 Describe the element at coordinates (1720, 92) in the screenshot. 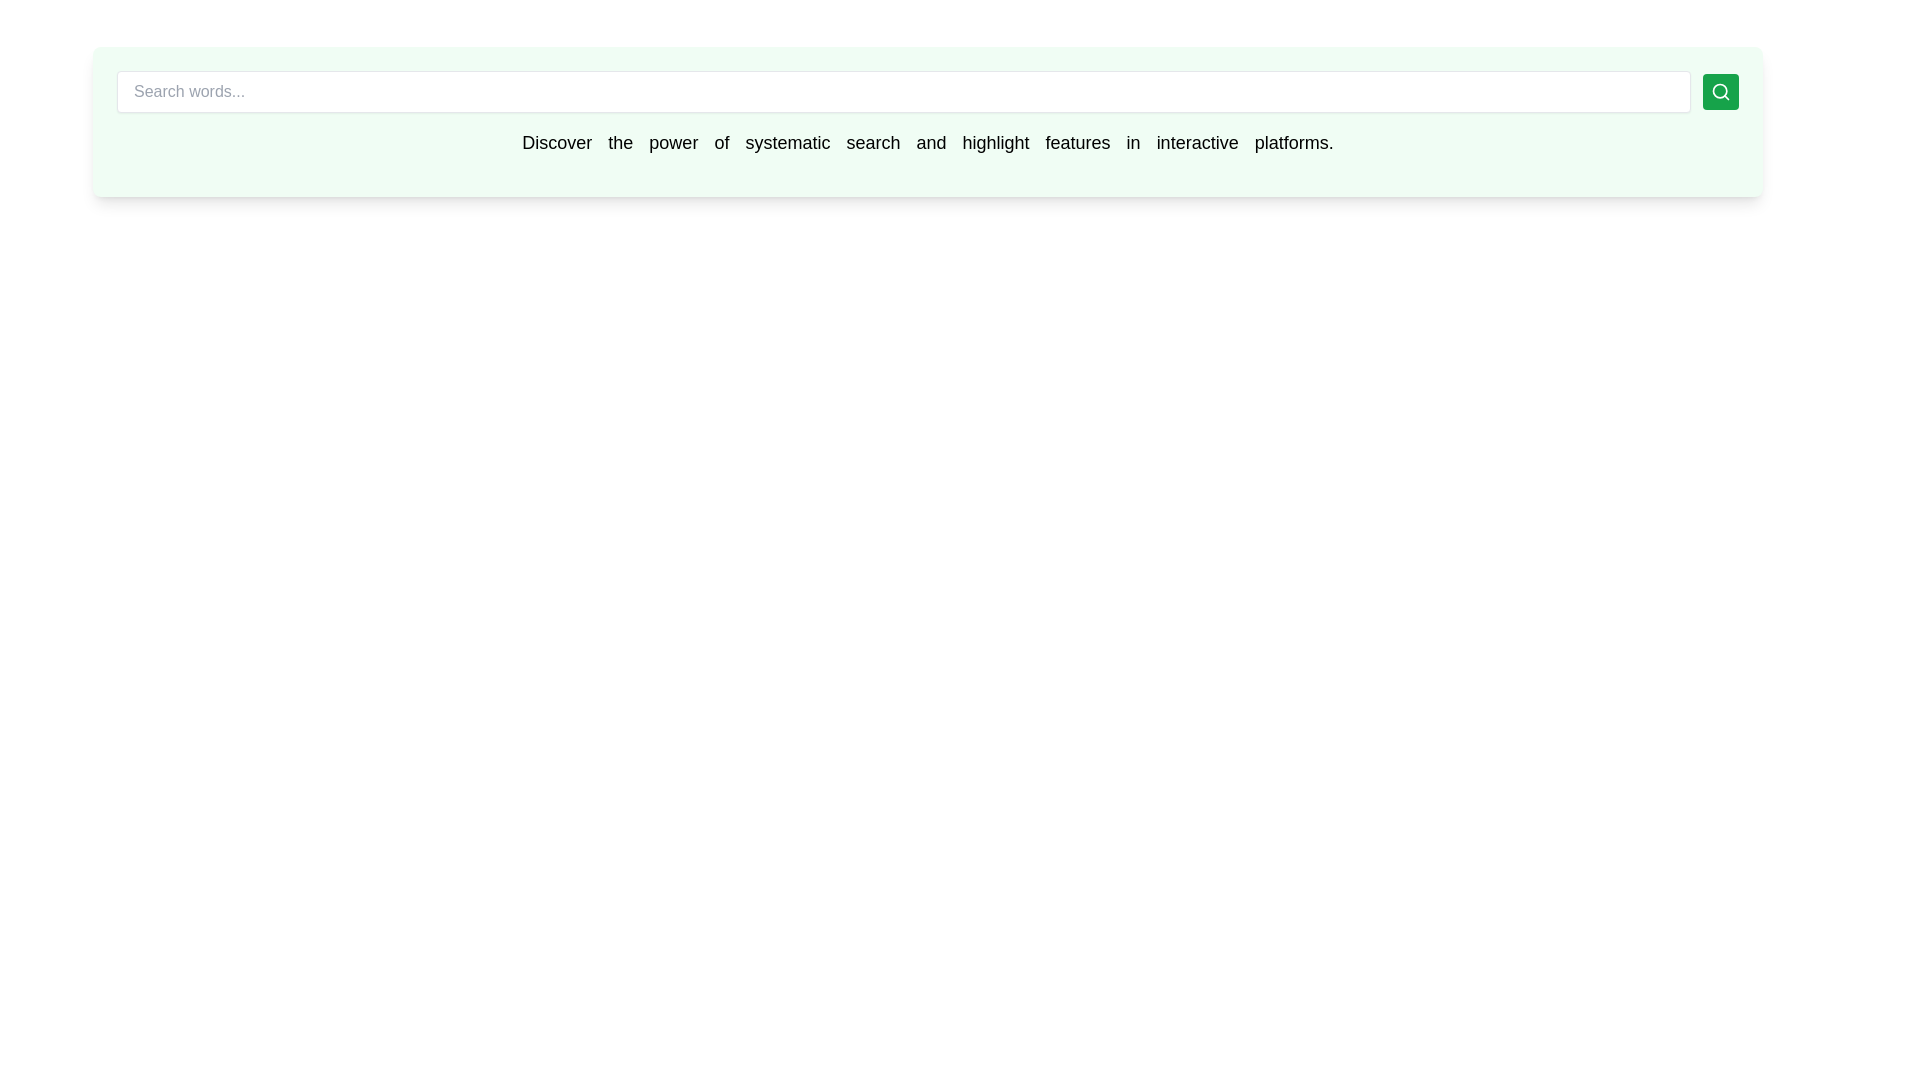

I see `the search icon, which is represented by a circular green button at the right end of the search input bar, to trigger visual feedback` at that location.